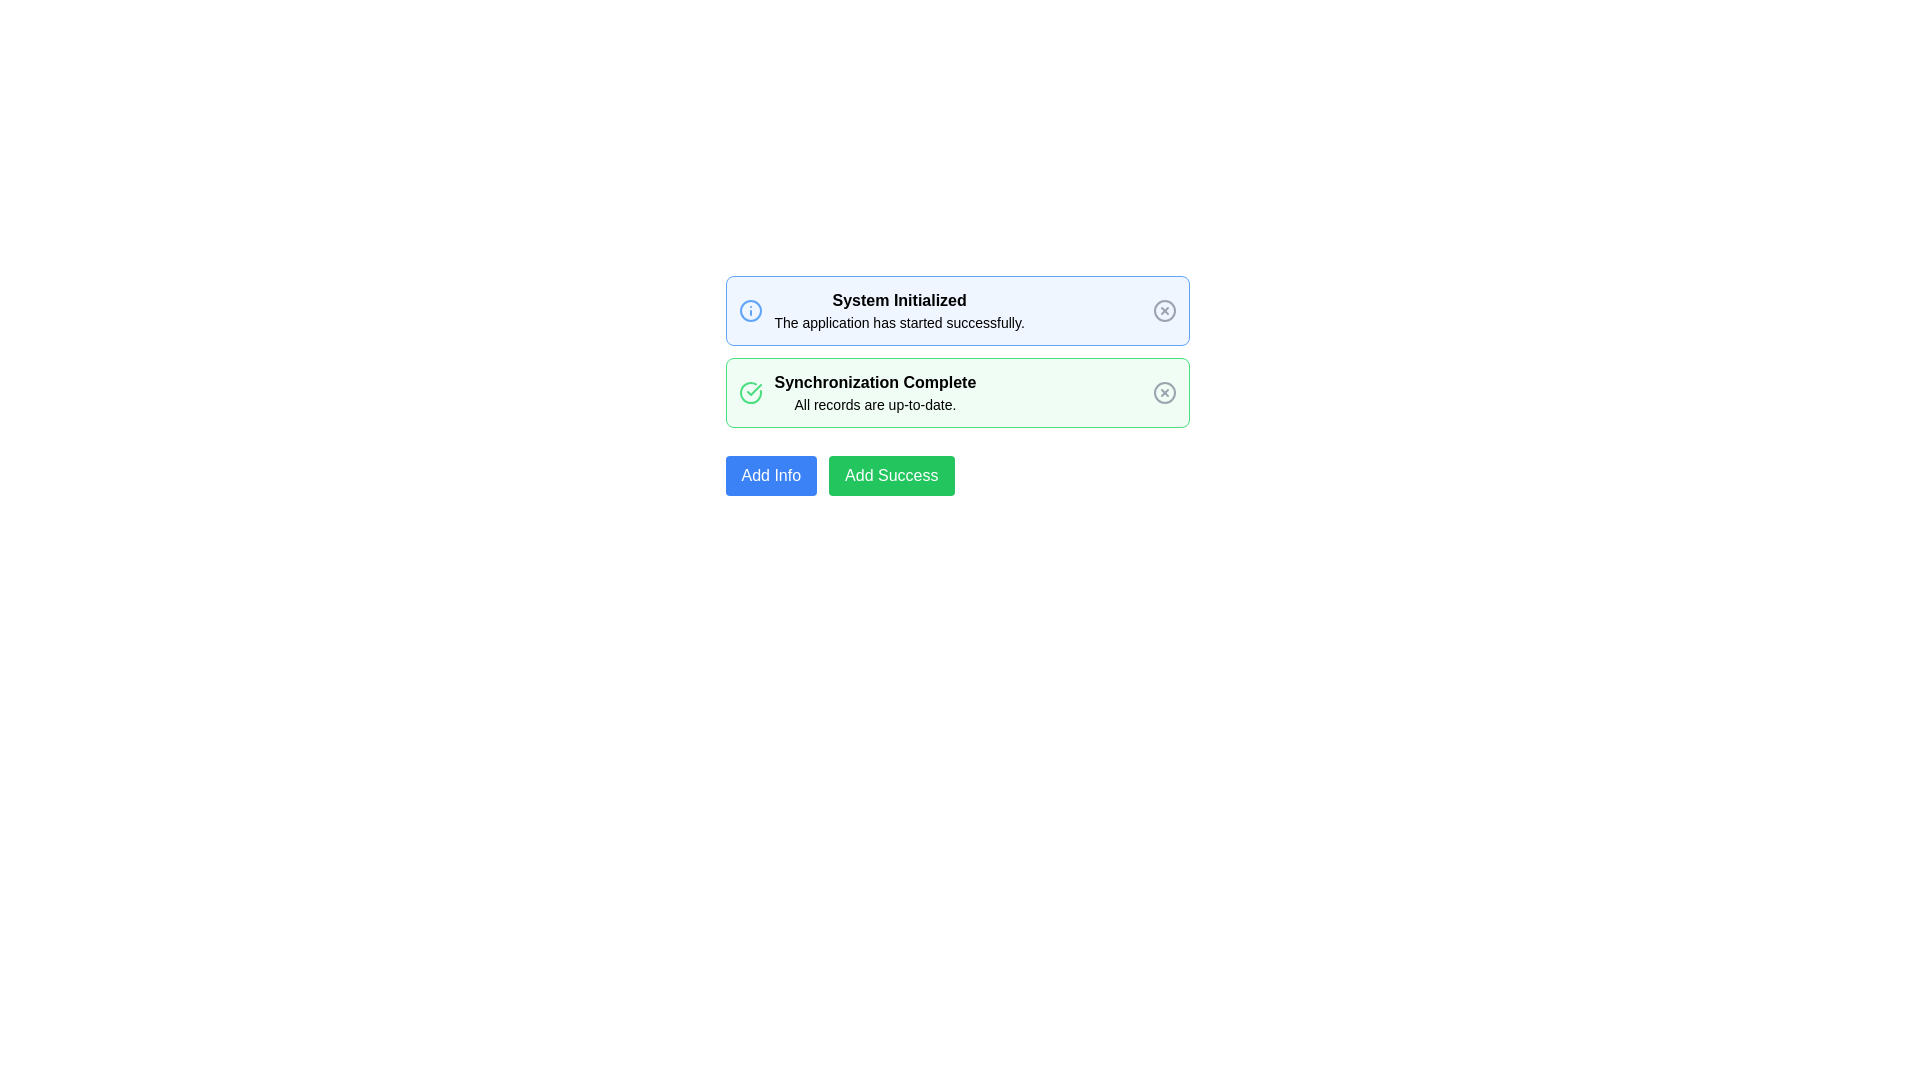 The image size is (1920, 1080). Describe the element at coordinates (898, 322) in the screenshot. I see `the static text that conveys the status message indicating the application has been successfully initiated, located beneath the 'System Initialized' header` at that location.